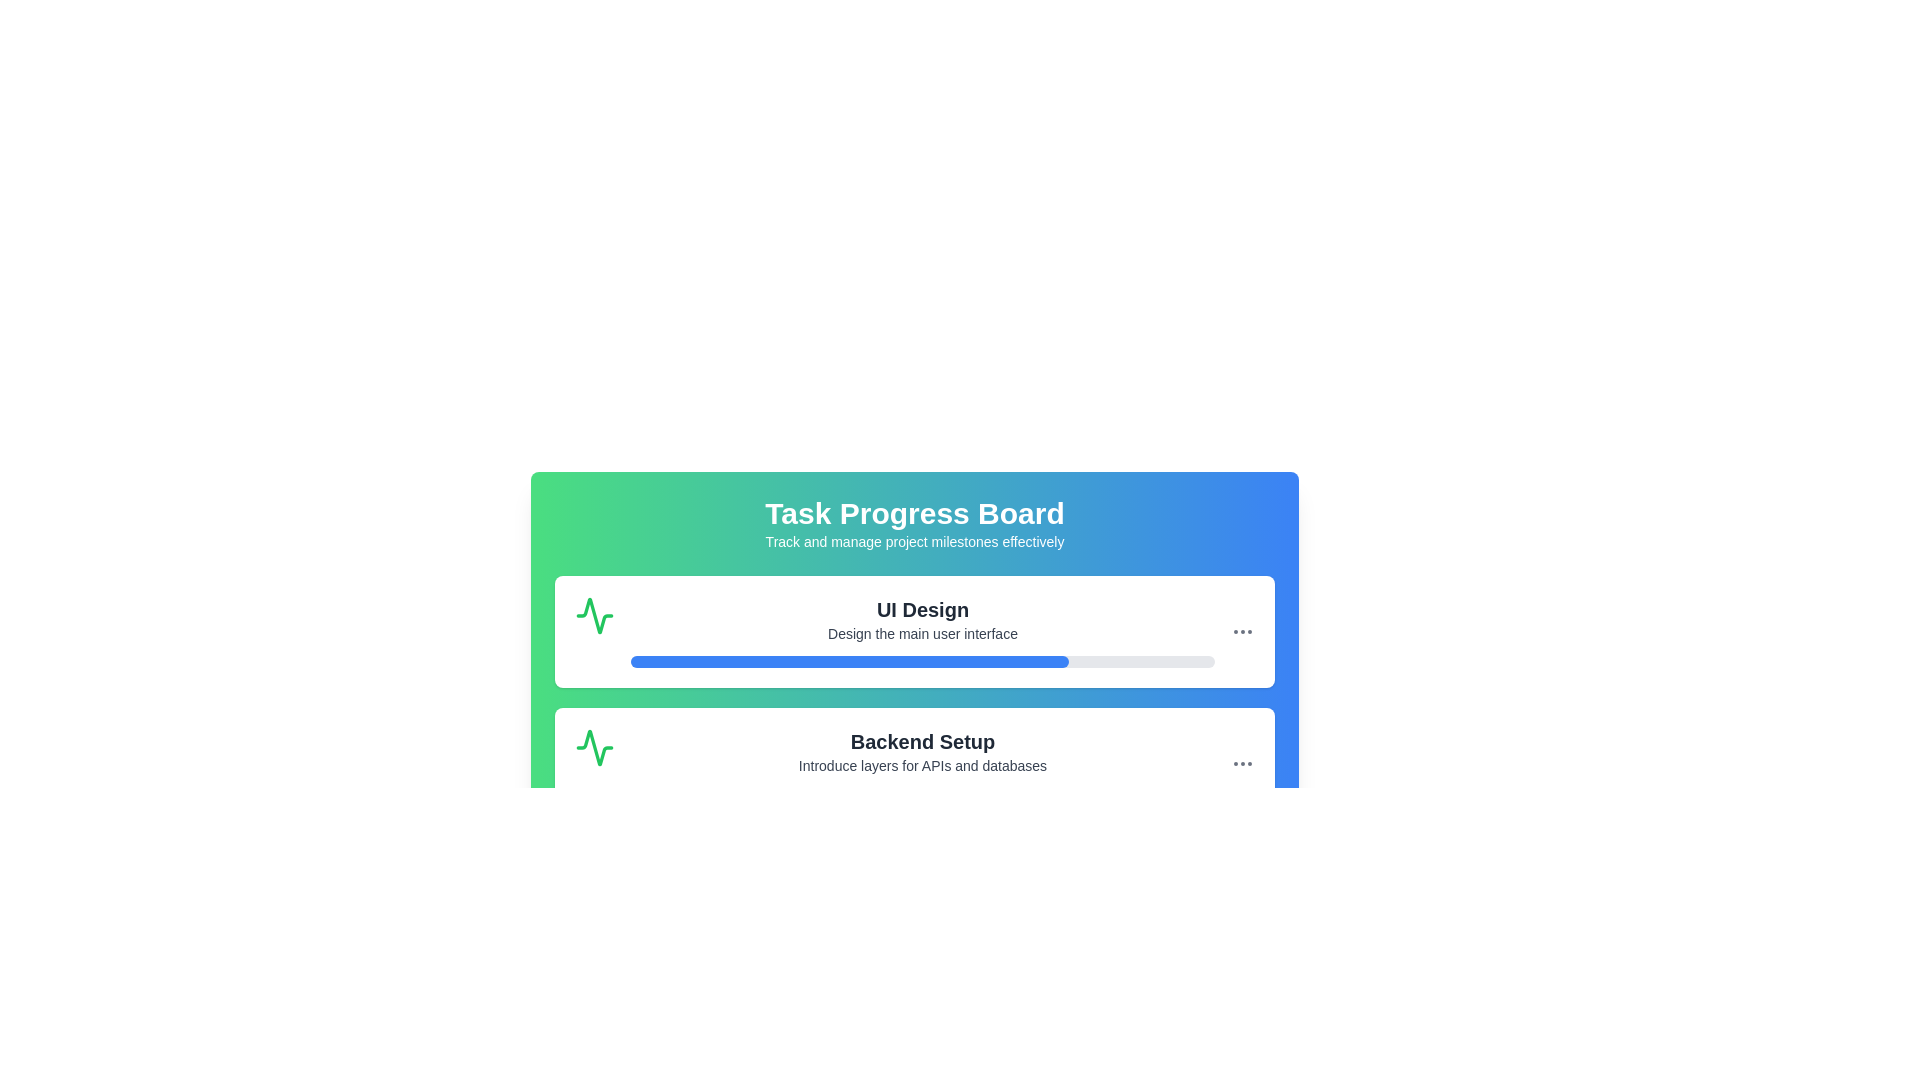 The image size is (1920, 1080). Describe the element at coordinates (921, 741) in the screenshot. I see `the bolded text element displaying 'Backend Setup', which is prominently styled and located within the card below the 'UI Design' card` at that location.